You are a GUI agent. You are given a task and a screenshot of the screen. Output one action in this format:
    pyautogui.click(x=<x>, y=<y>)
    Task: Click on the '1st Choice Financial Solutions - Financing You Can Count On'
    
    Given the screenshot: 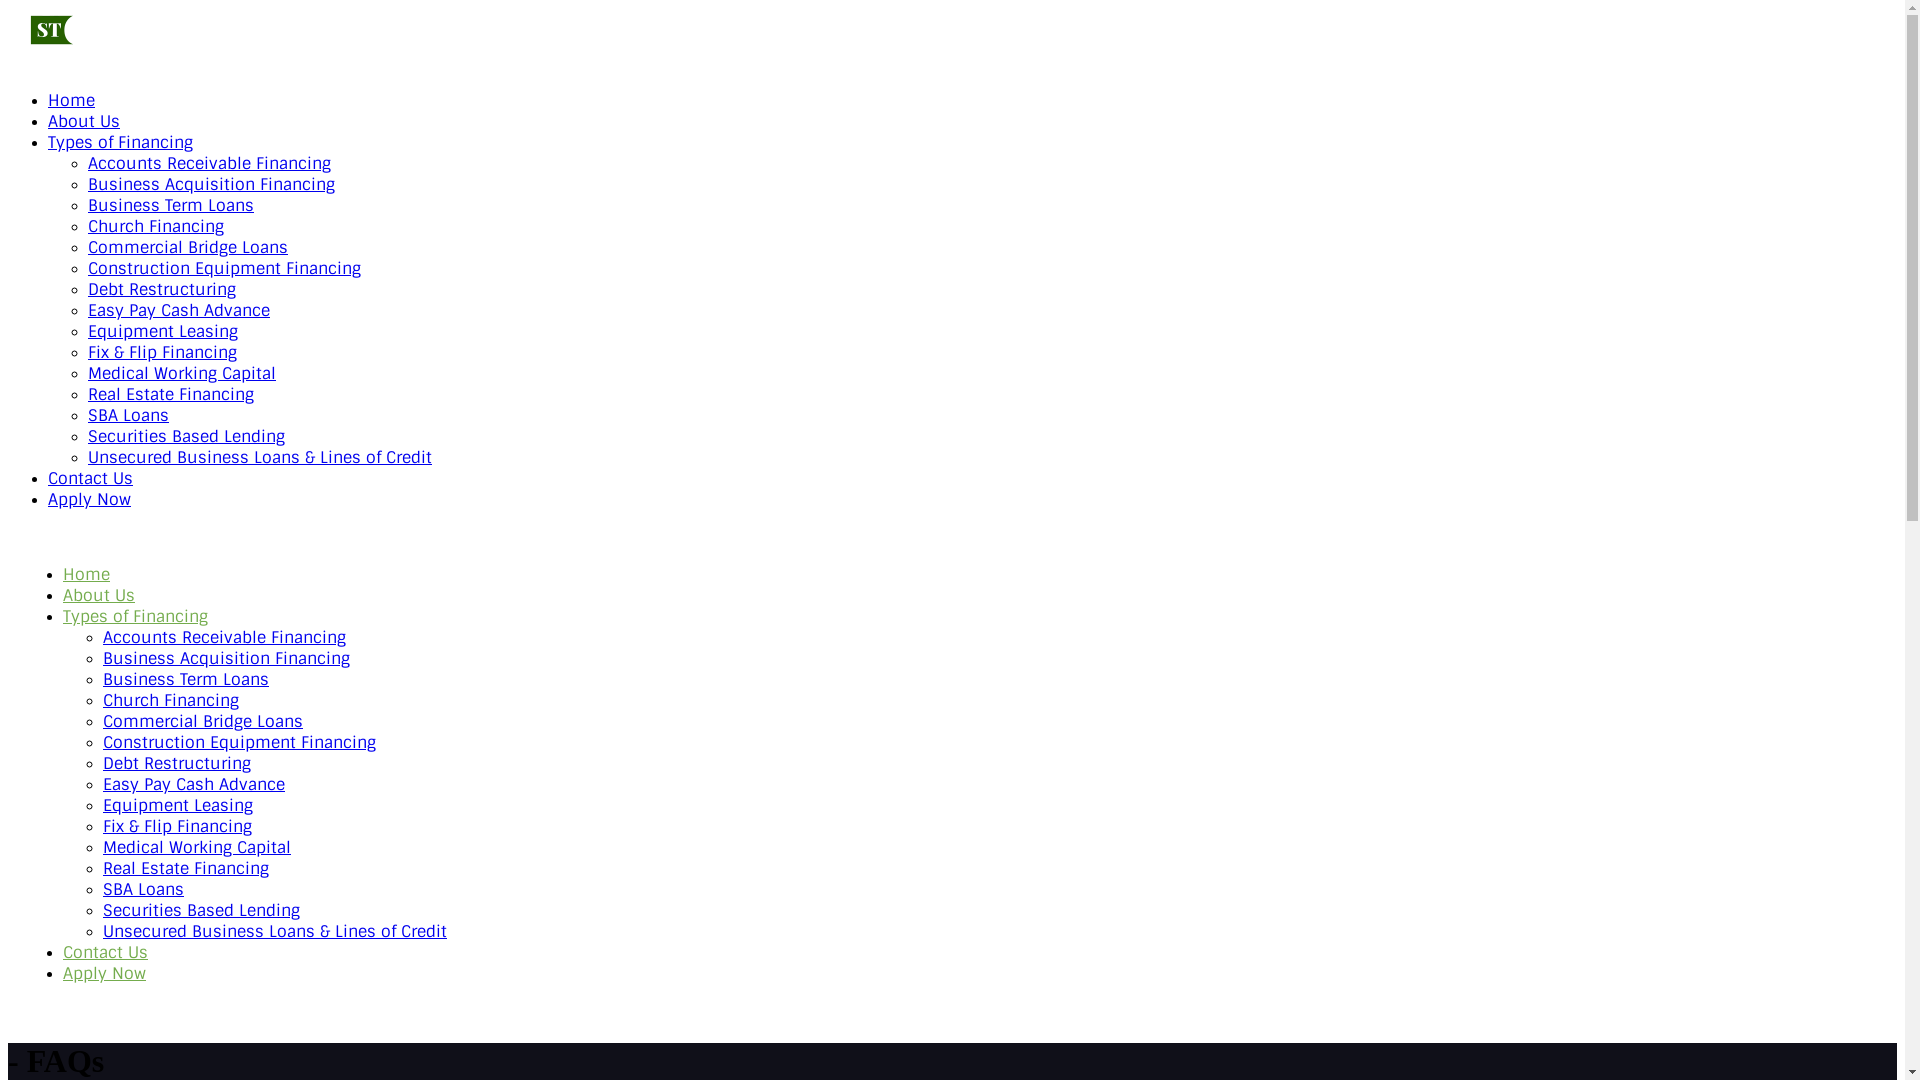 What is the action you would take?
    pyautogui.click(x=107, y=48)
    